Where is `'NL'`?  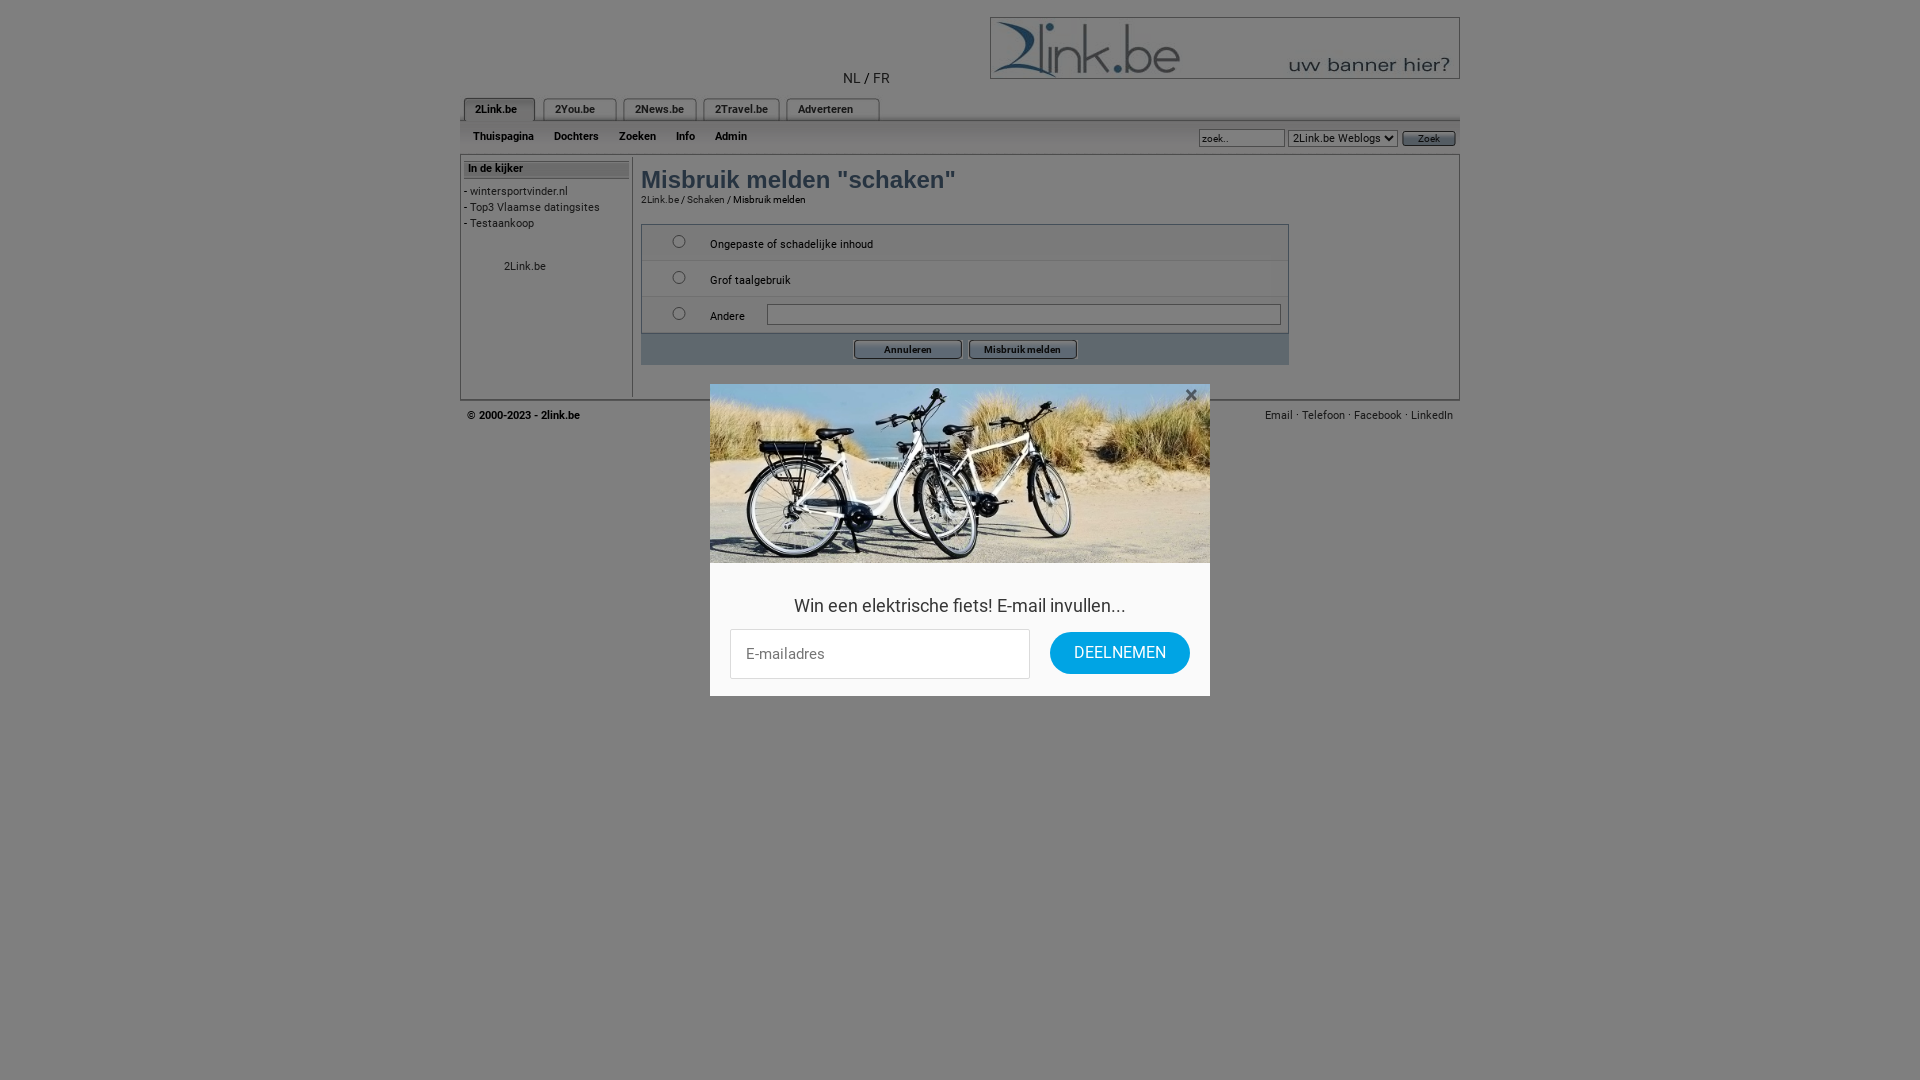 'NL' is located at coordinates (851, 76).